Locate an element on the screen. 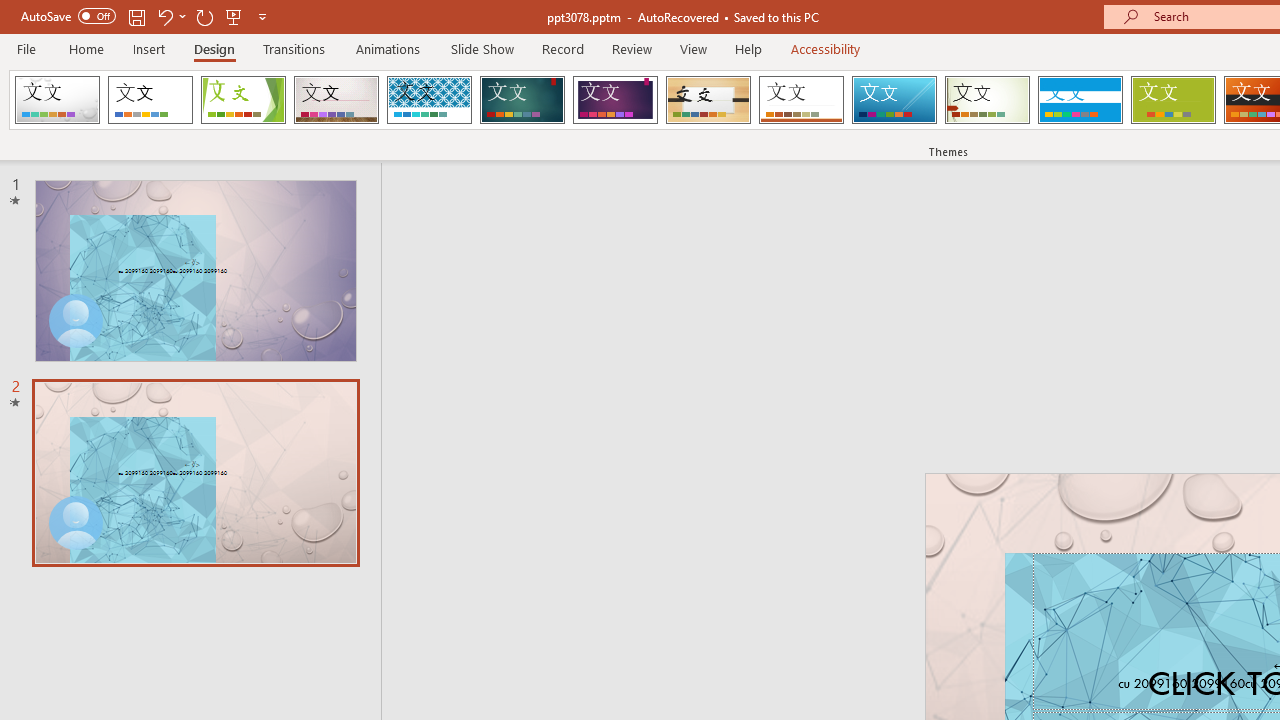 The height and width of the screenshot is (720, 1280). 'Ion Boardroom' is located at coordinates (614, 100).